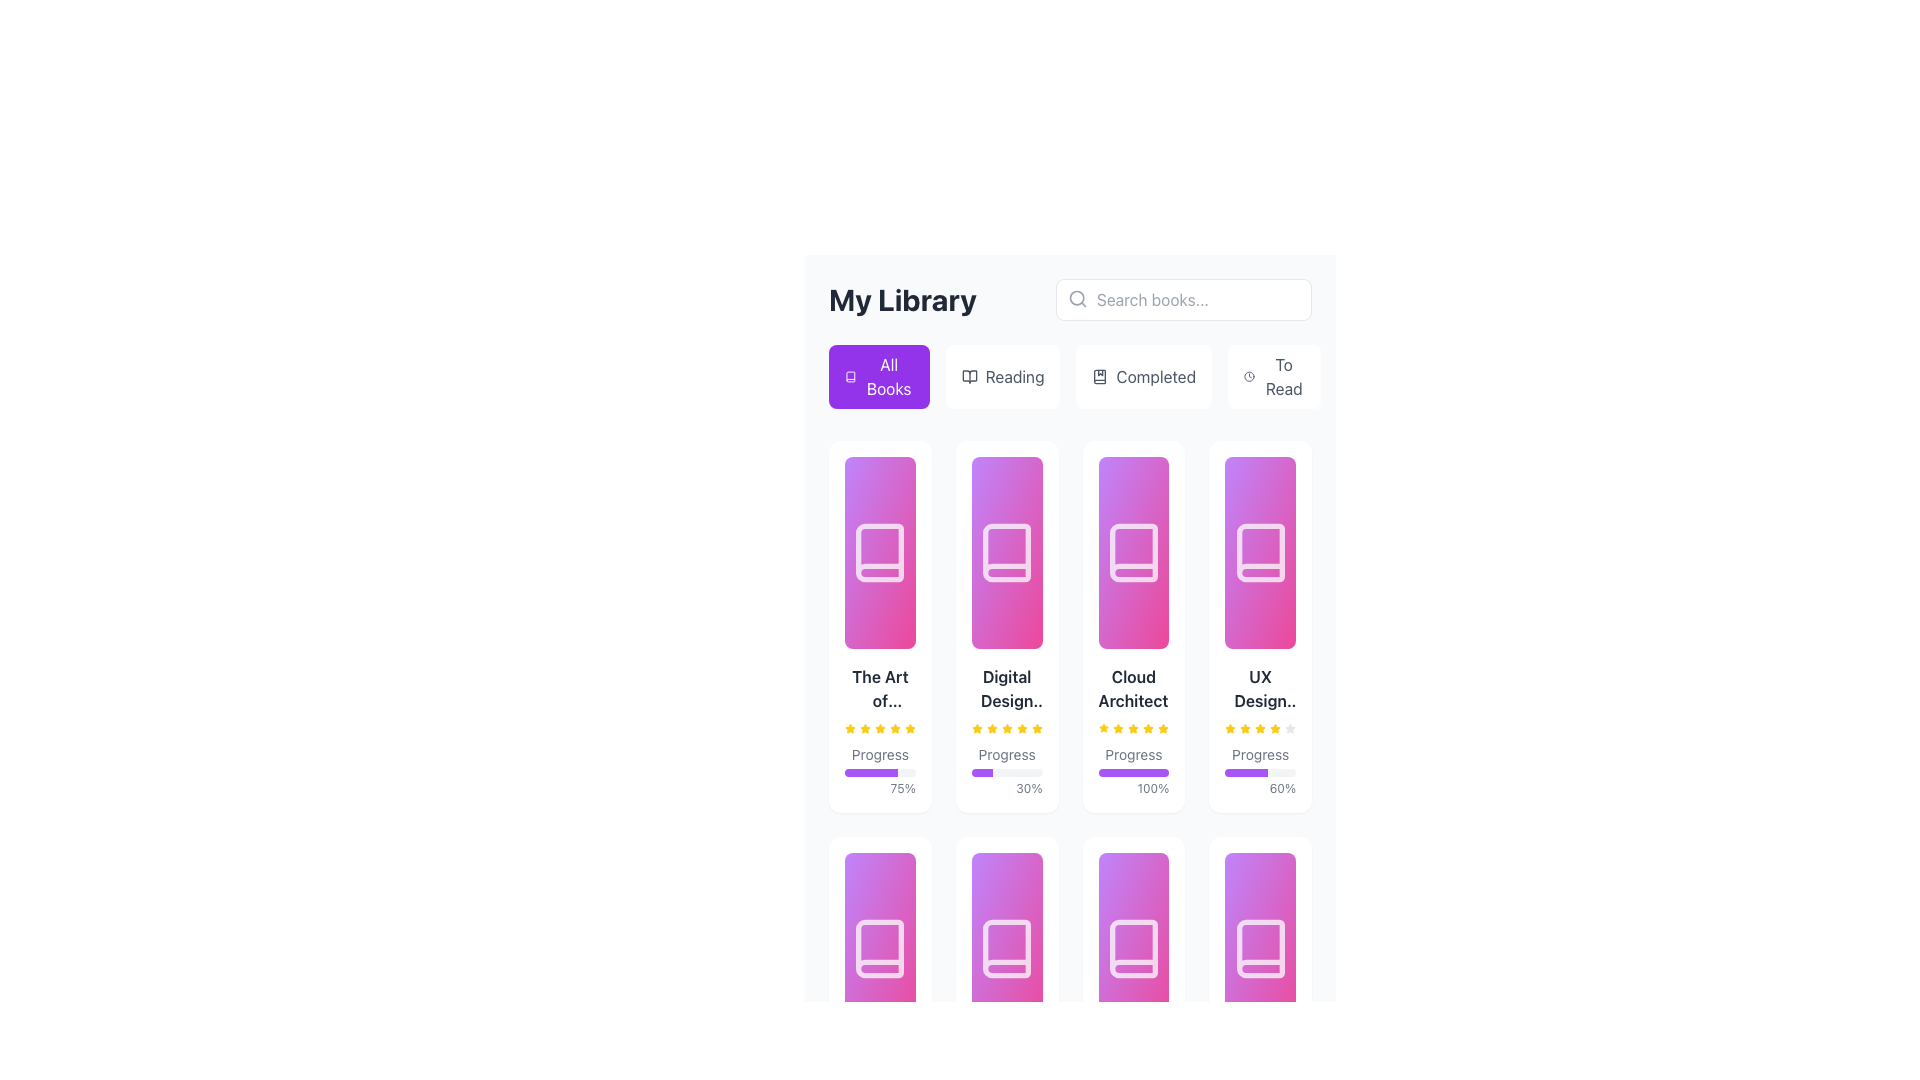 This screenshot has height=1080, width=1920. What do you see at coordinates (1133, 788) in the screenshot?
I see `the small text label displaying '100%' in a gray font, located at the bottom-right corner of the 'Cloud Architect' card's progress section` at bounding box center [1133, 788].